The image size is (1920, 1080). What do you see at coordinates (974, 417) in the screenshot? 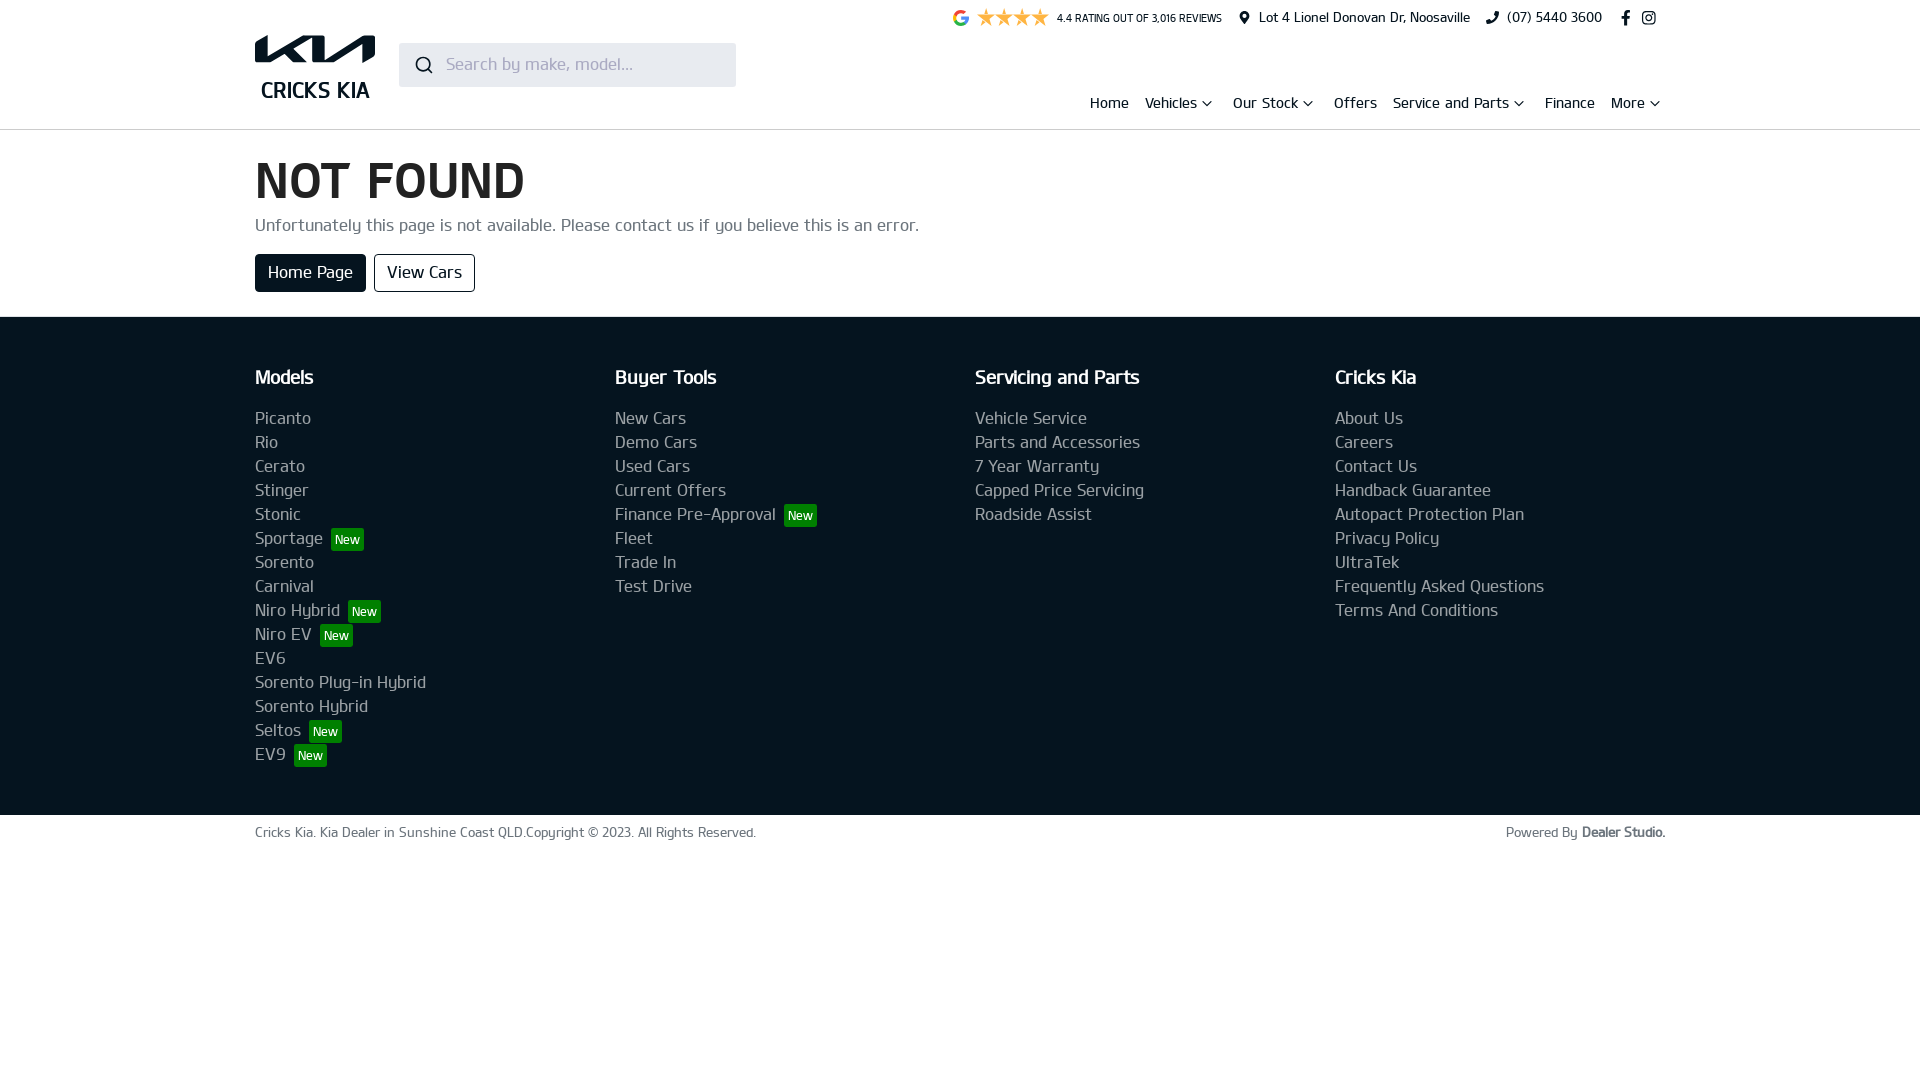
I see `'Vehicle Service'` at bounding box center [974, 417].